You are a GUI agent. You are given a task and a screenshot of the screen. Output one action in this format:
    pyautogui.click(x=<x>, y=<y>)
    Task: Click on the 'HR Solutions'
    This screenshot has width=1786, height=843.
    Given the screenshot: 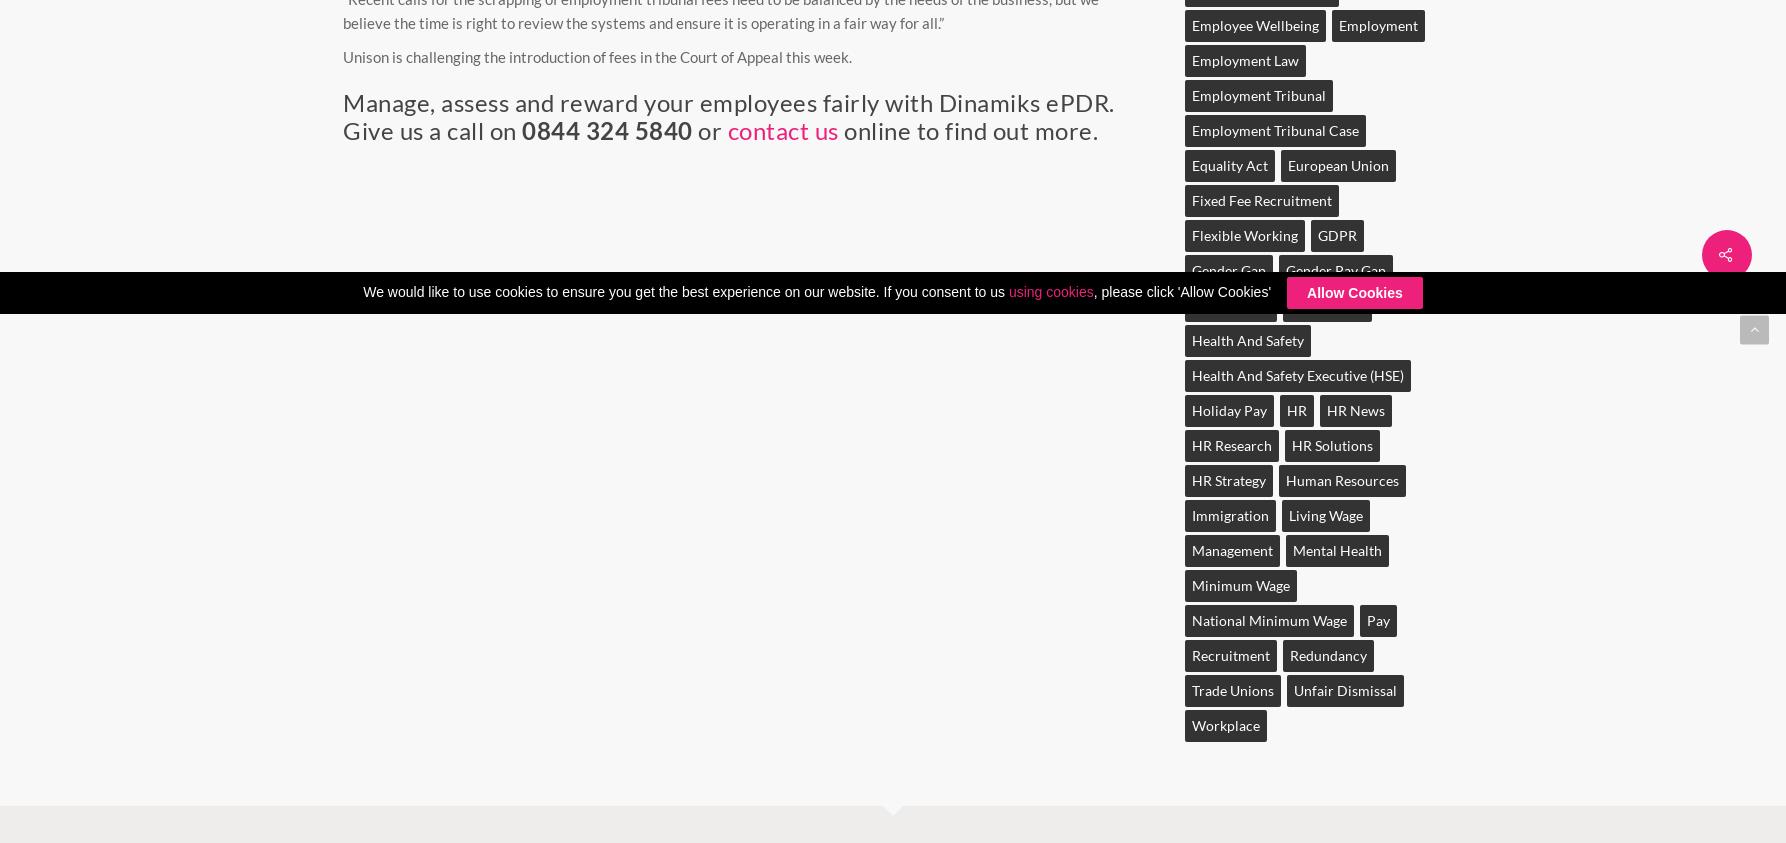 What is the action you would take?
    pyautogui.click(x=1331, y=445)
    